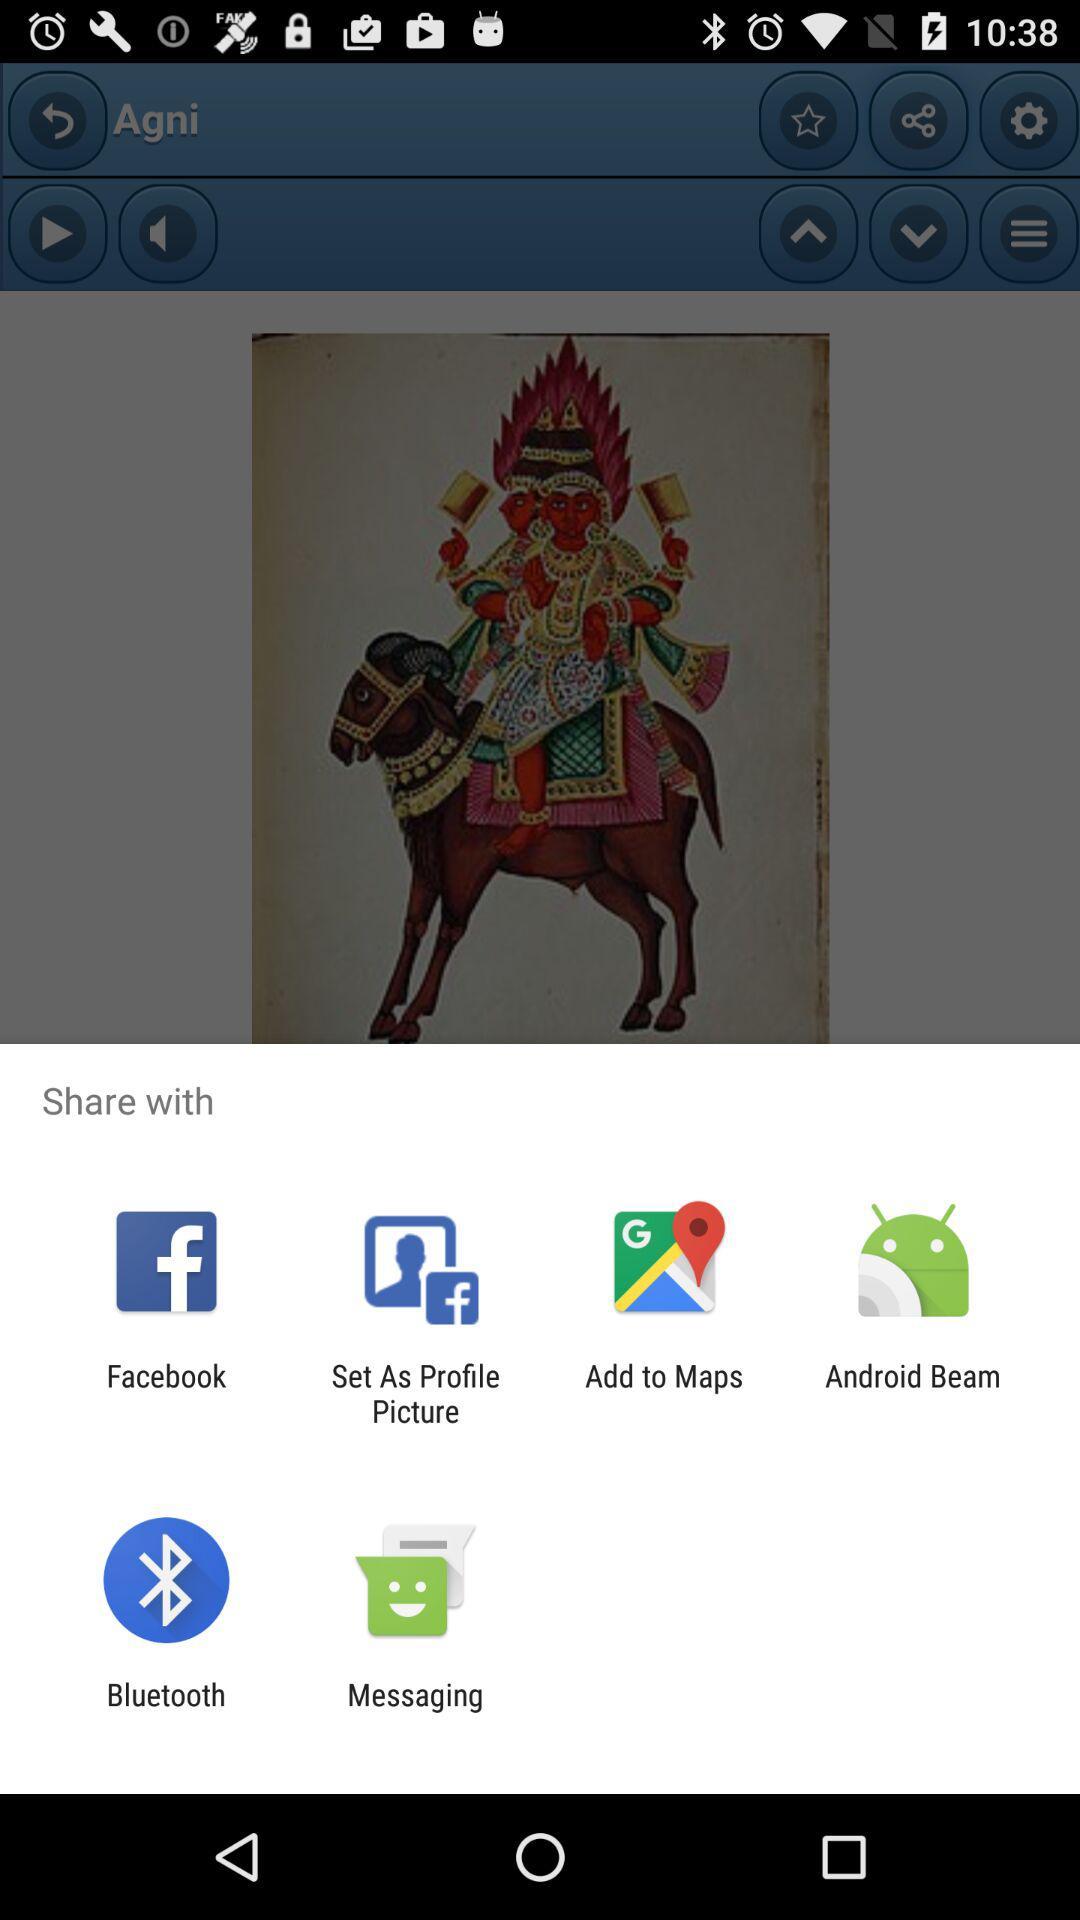 The image size is (1080, 1920). Describe the element at coordinates (664, 1392) in the screenshot. I see `the item next to android beam item` at that location.